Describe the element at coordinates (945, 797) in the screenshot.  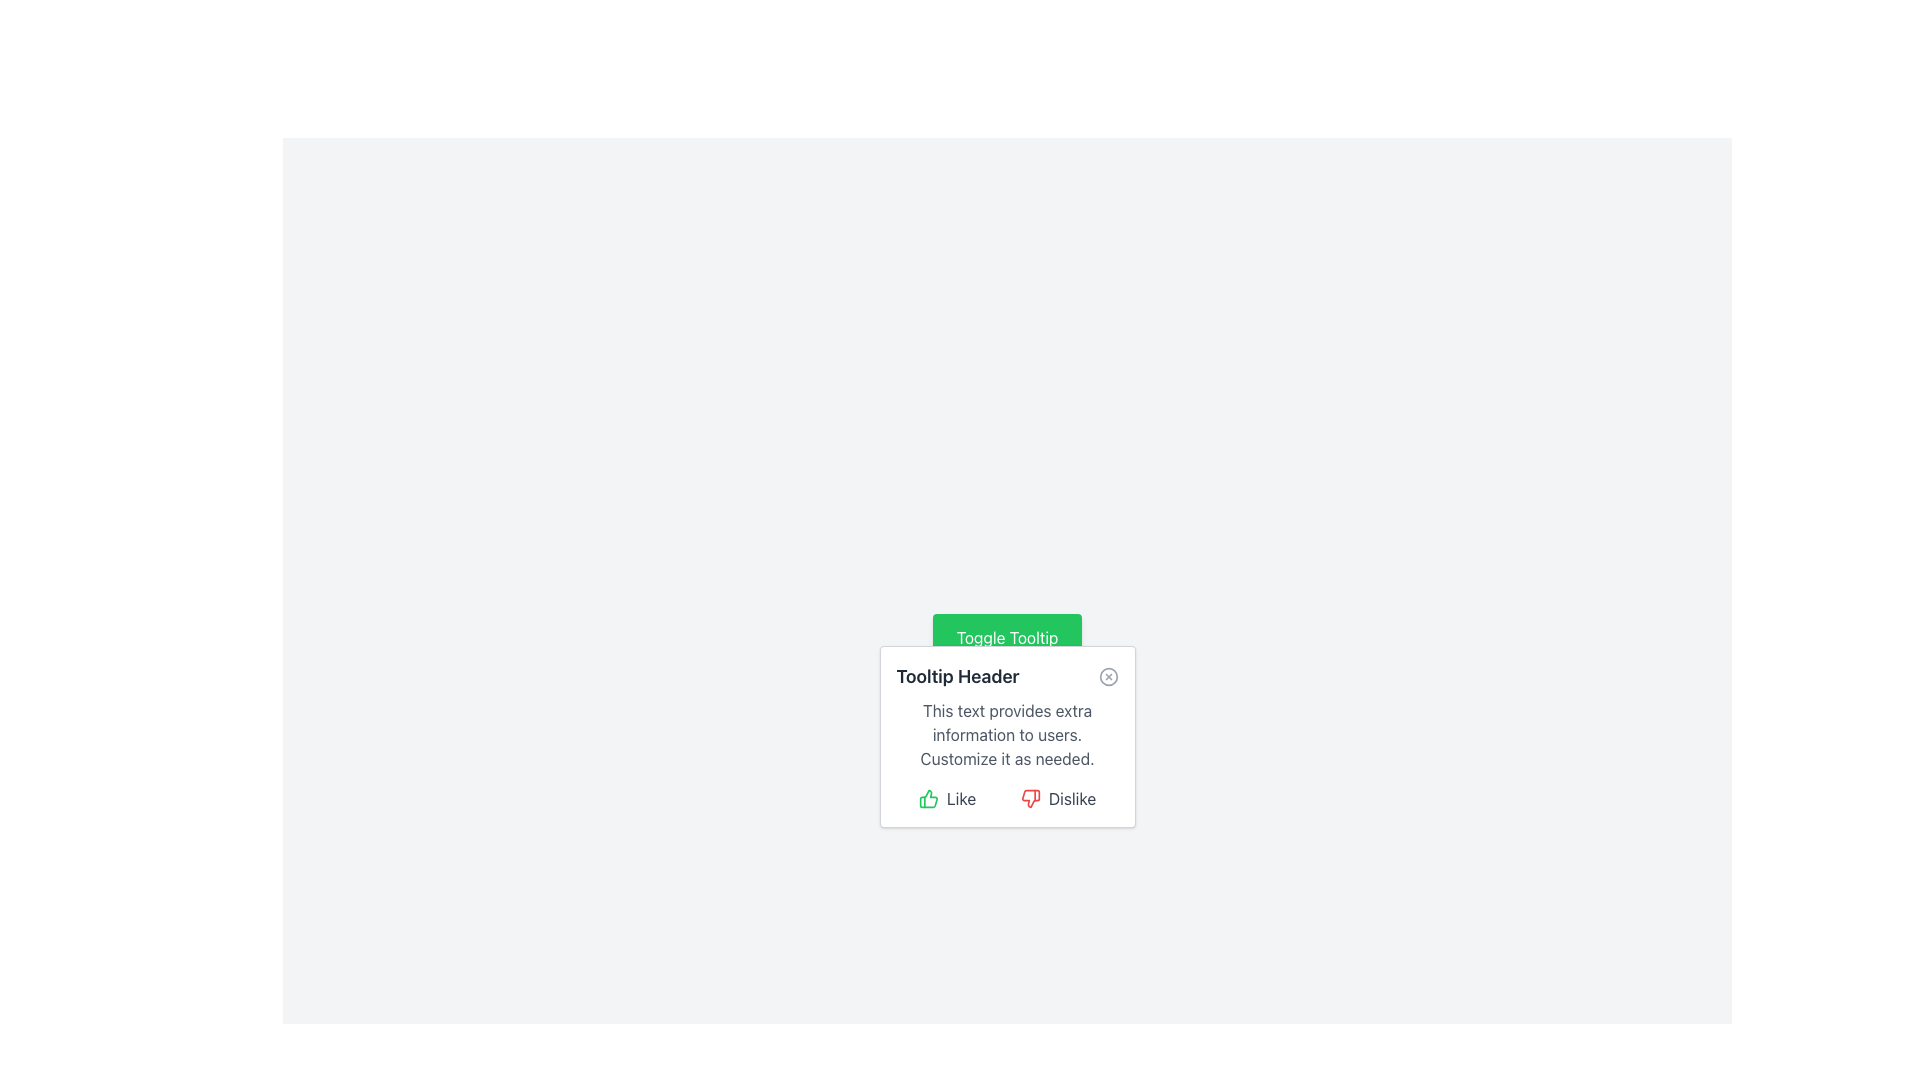
I see `the first button in the horizontal arrangement at the bottom of the tooltip card to register a 'like'` at that location.